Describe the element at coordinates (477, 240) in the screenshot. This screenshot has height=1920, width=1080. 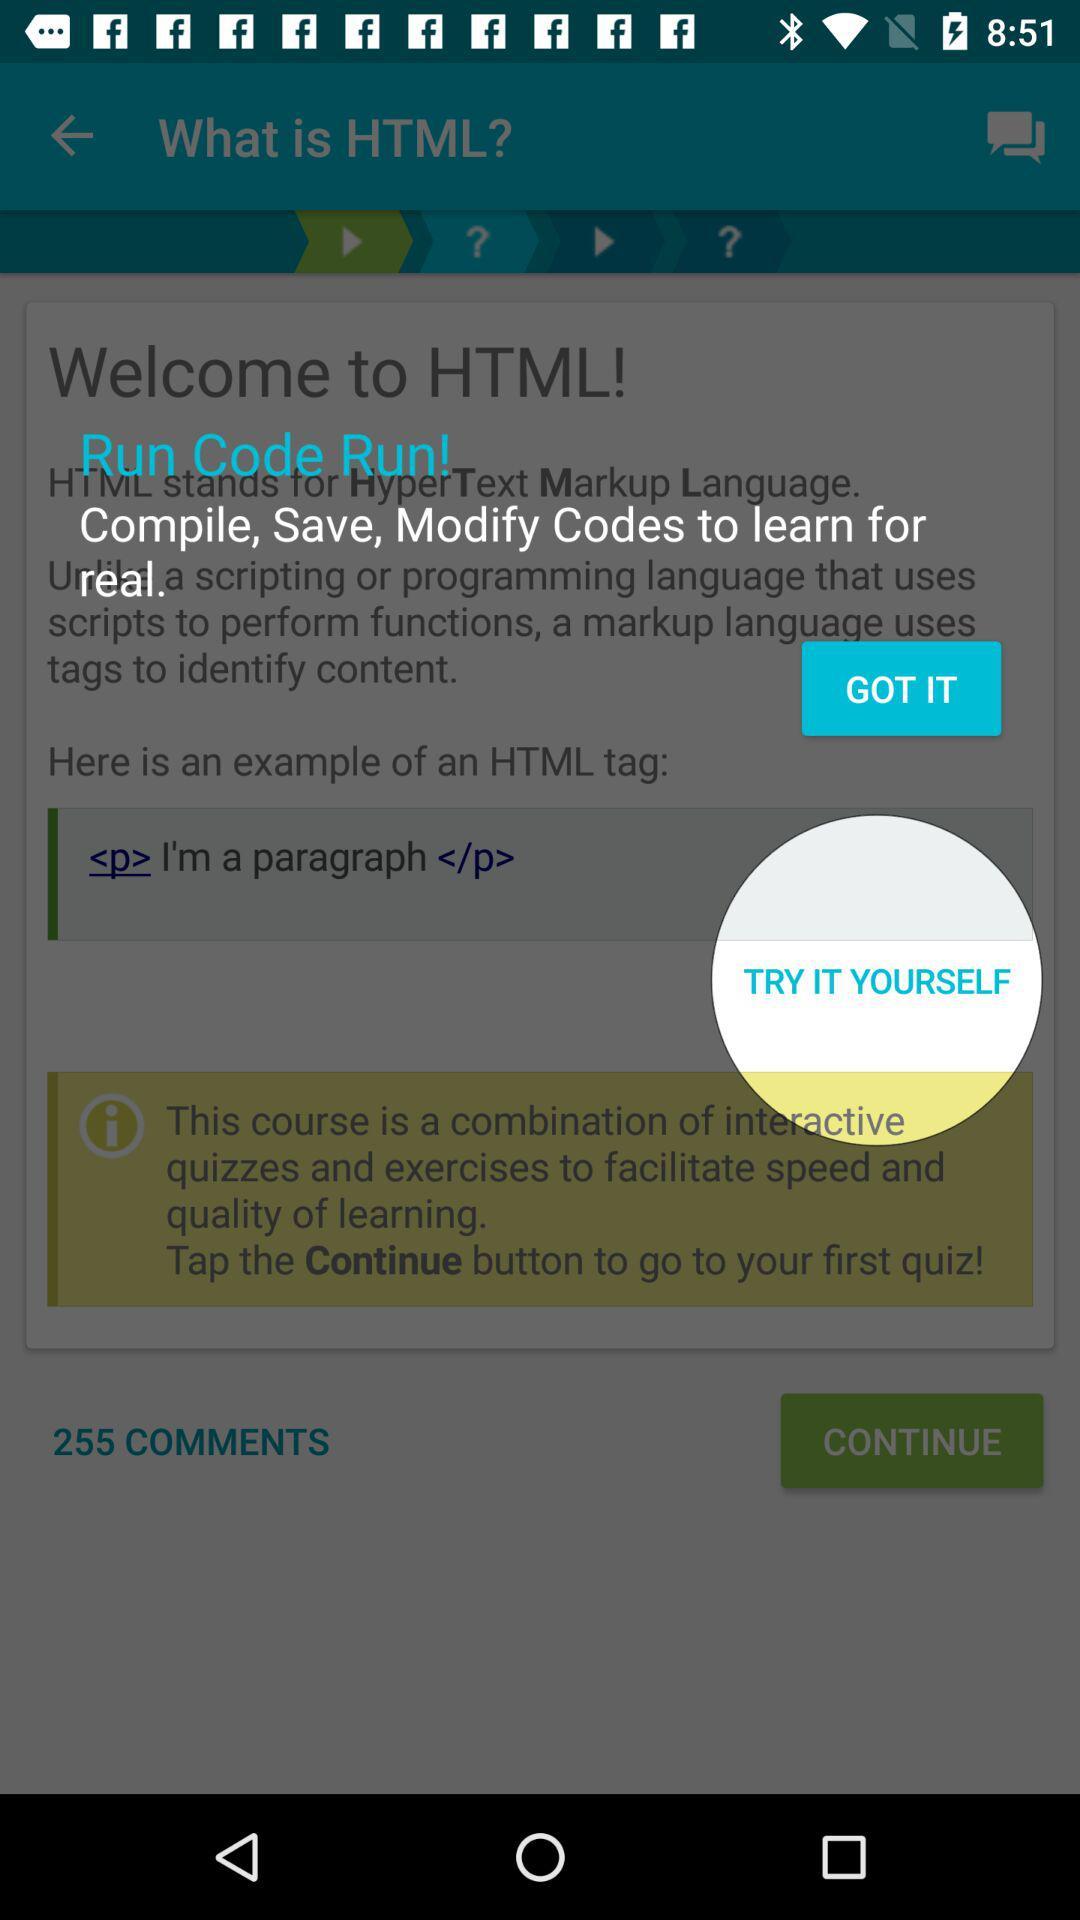
I see `question mark` at that location.